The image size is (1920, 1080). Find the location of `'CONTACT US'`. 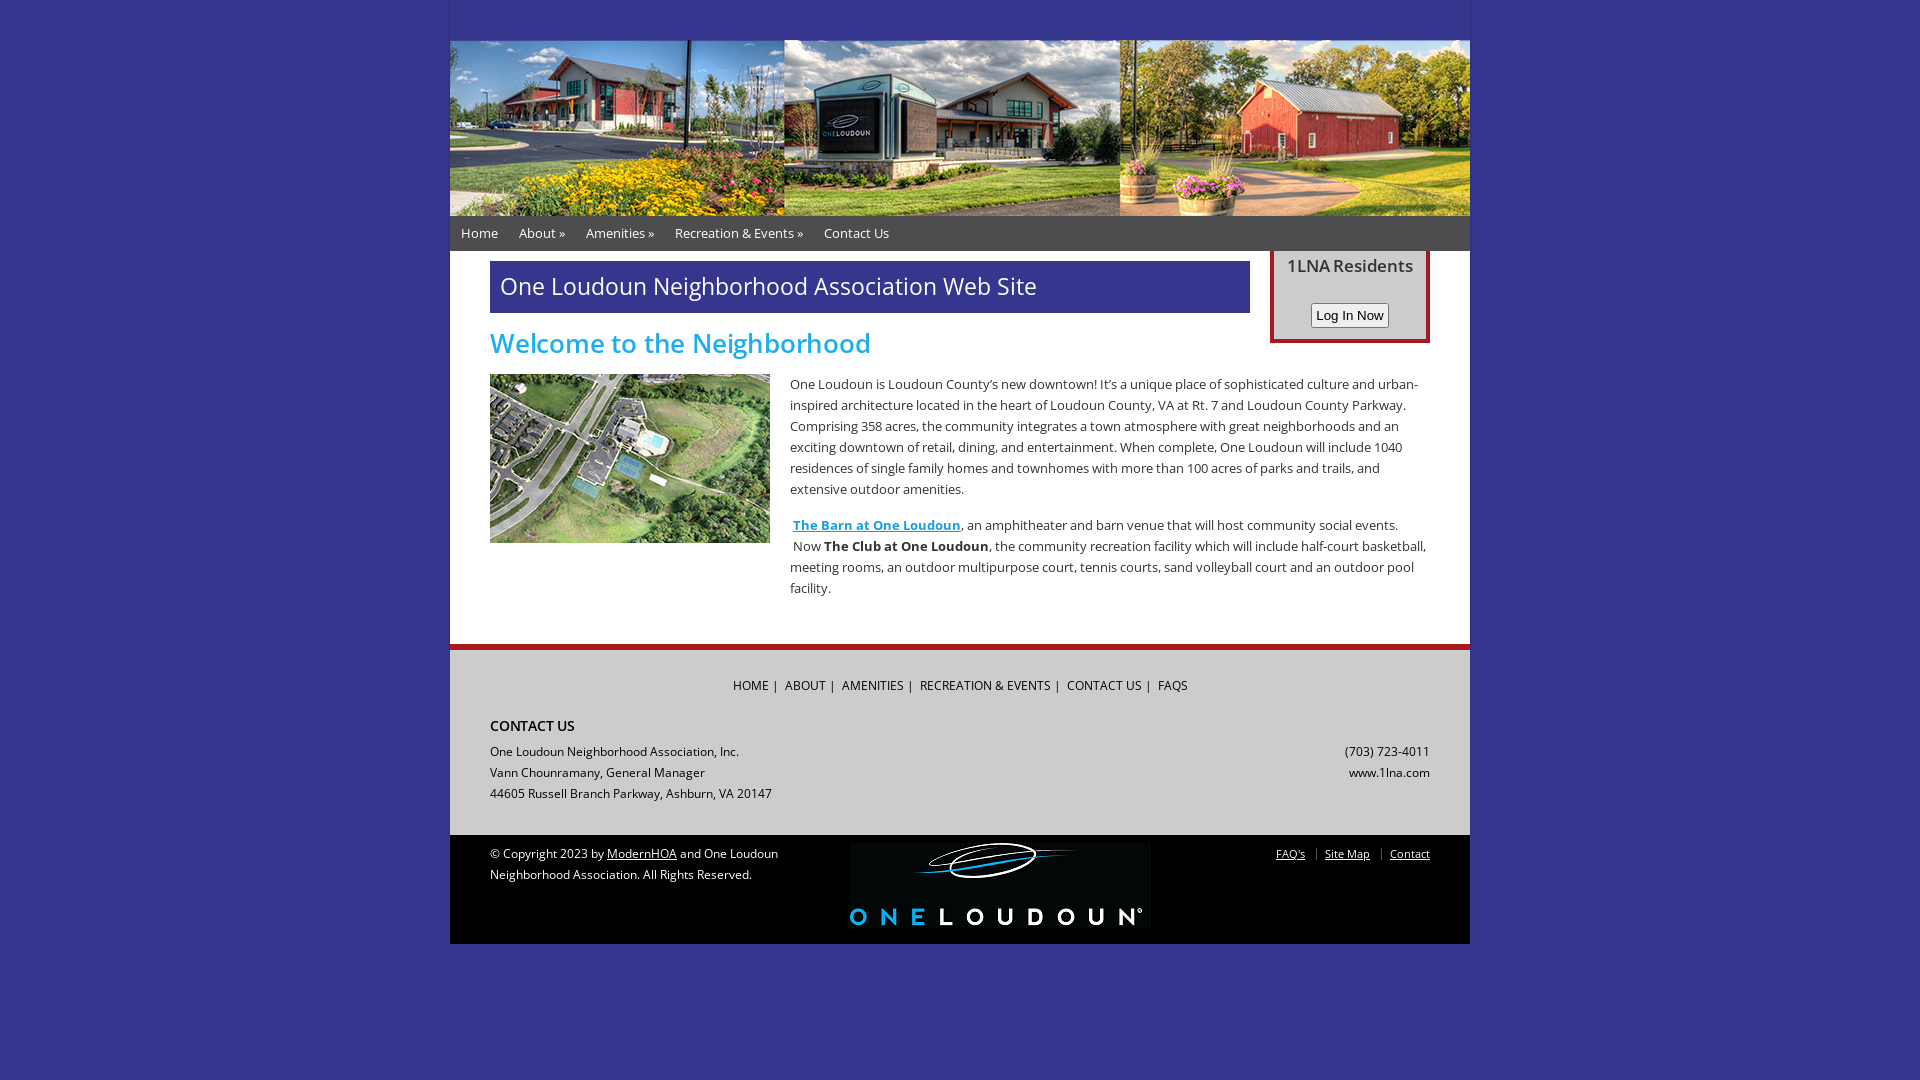

'CONTACT US' is located at coordinates (489, 725).